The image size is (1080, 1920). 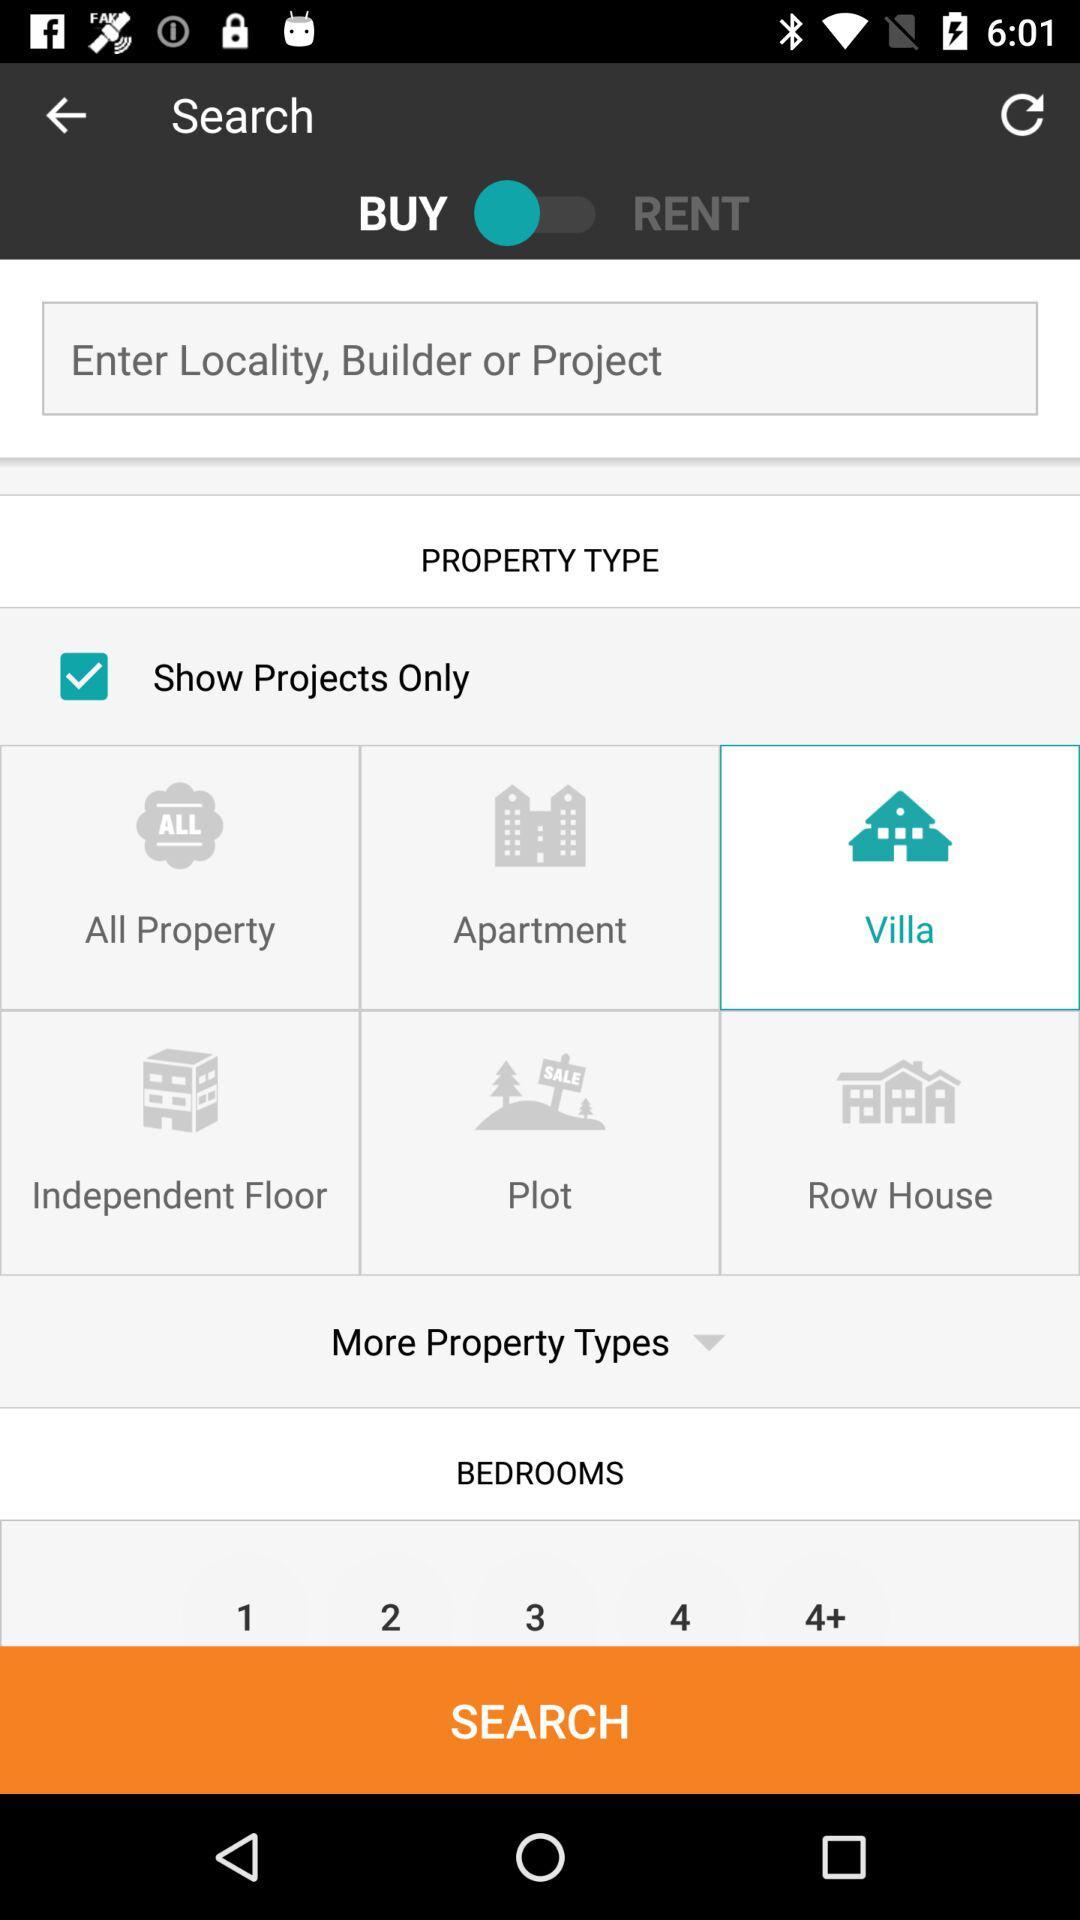 What do you see at coordinates (245, 1597) in the screenshot?
I see `item next to the 2 icon` at bounding box center [245, 1597].